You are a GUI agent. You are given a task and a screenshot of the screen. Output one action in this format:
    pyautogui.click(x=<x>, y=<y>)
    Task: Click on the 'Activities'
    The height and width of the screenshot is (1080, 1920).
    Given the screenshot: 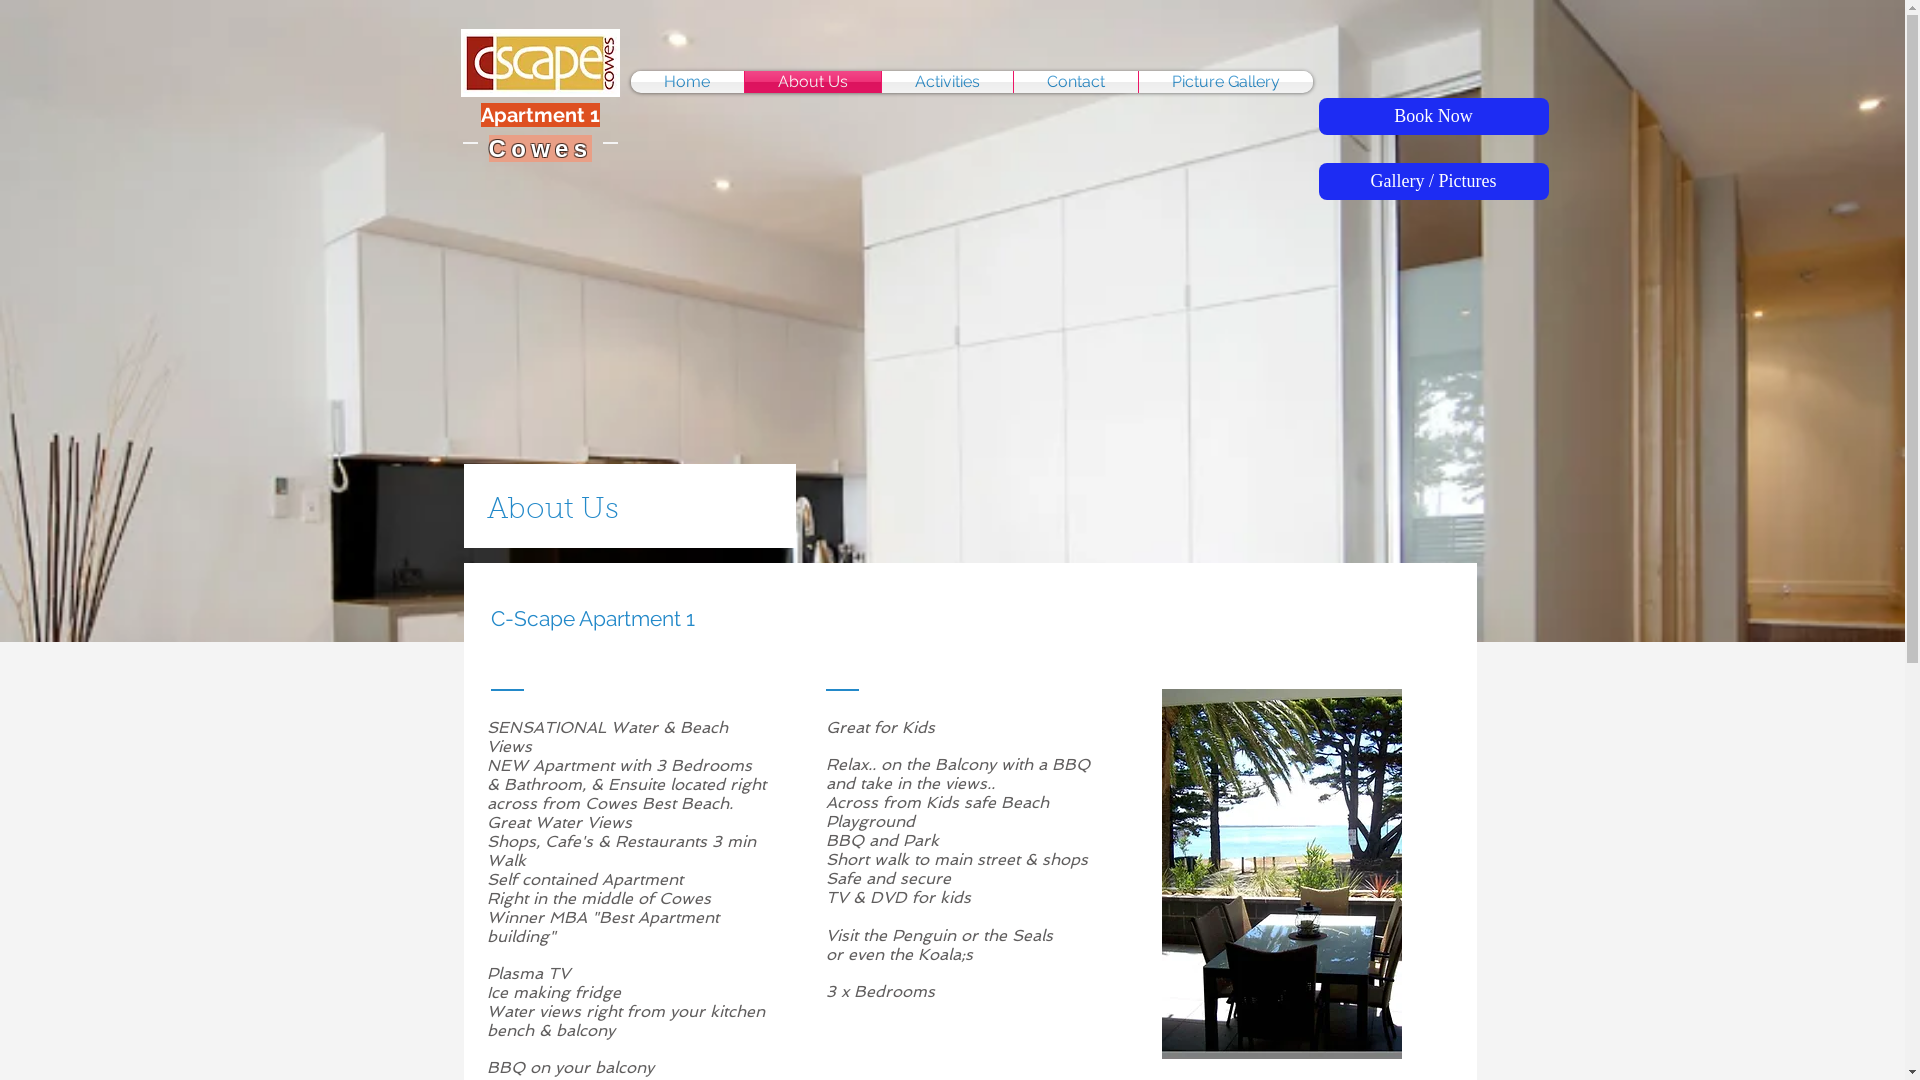 What is the action you would take?
    pyautogui.click(x=881, y=80)
    